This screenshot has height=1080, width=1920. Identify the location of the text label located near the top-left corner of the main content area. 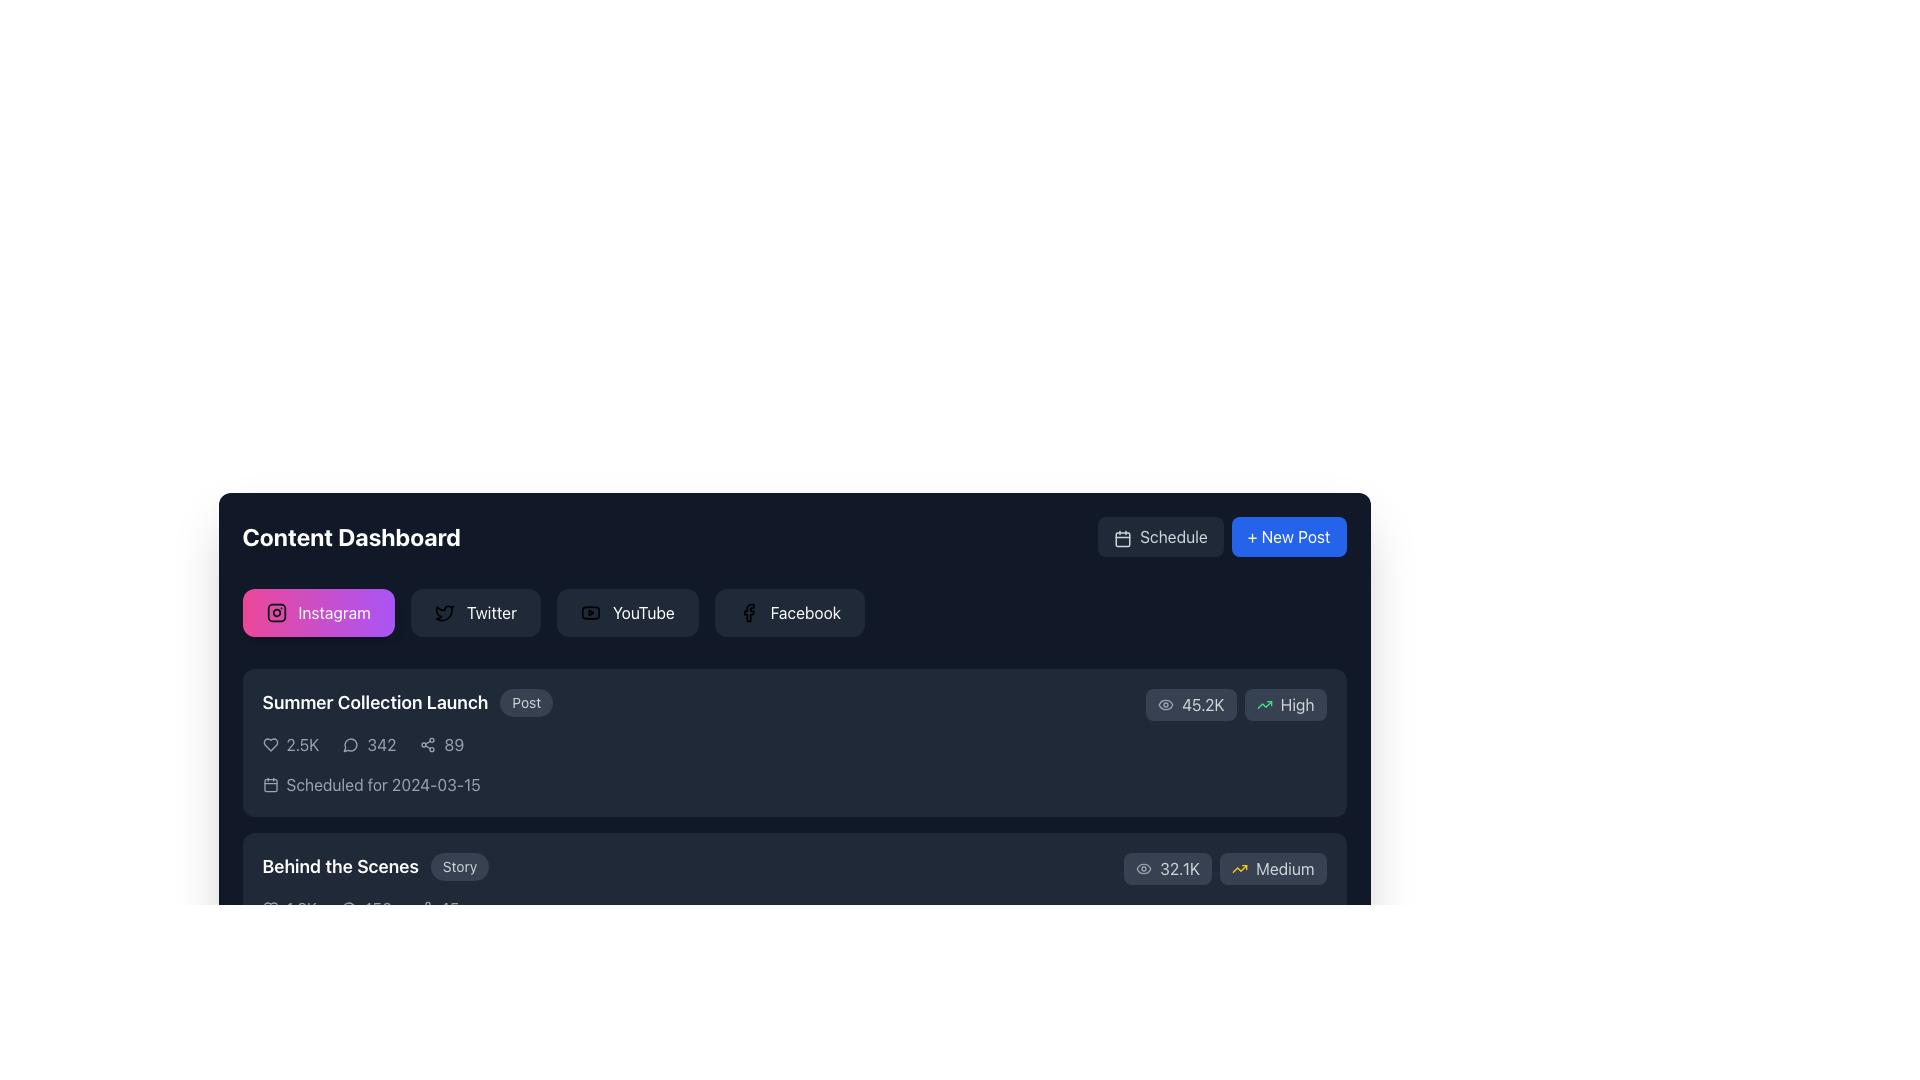
(375, 701).